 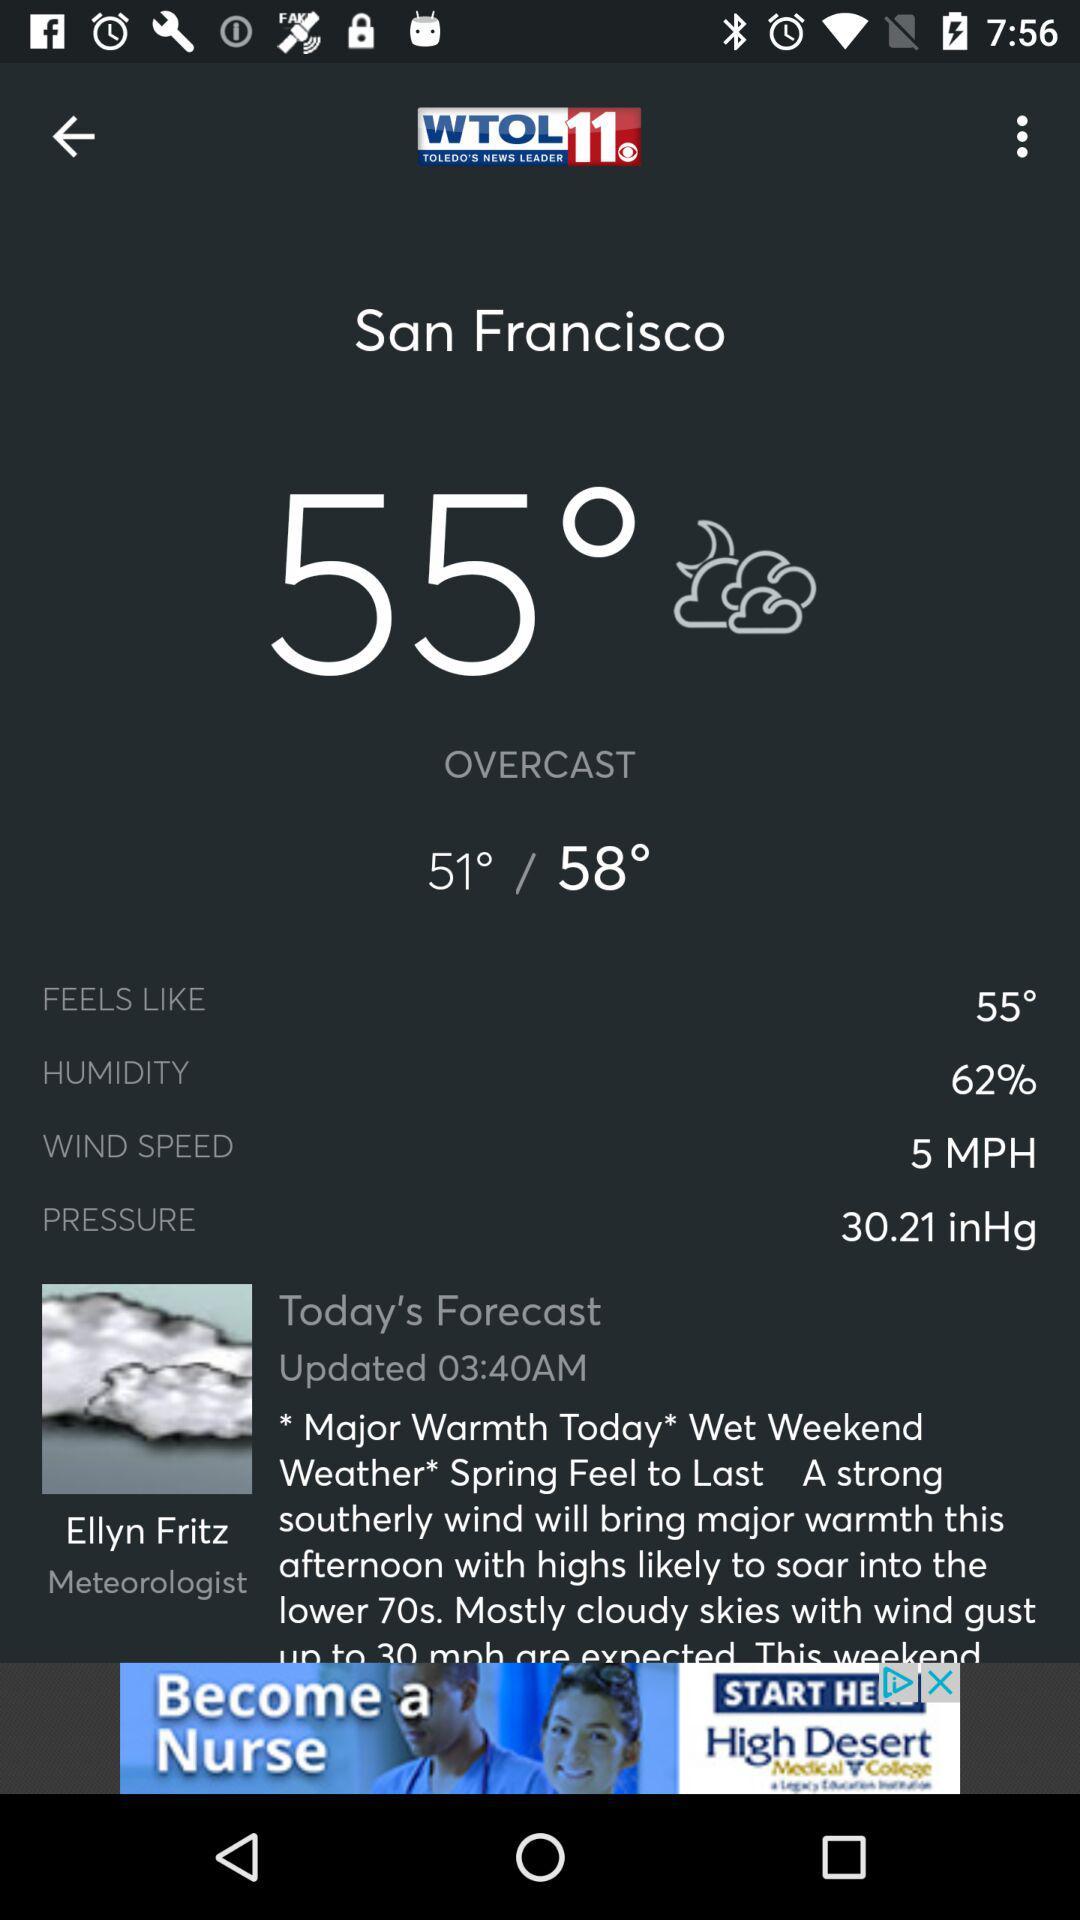 What do you see at coordinates (540, 1727) in the screenshot?
I see `image` at bounding box center [540, 1727].